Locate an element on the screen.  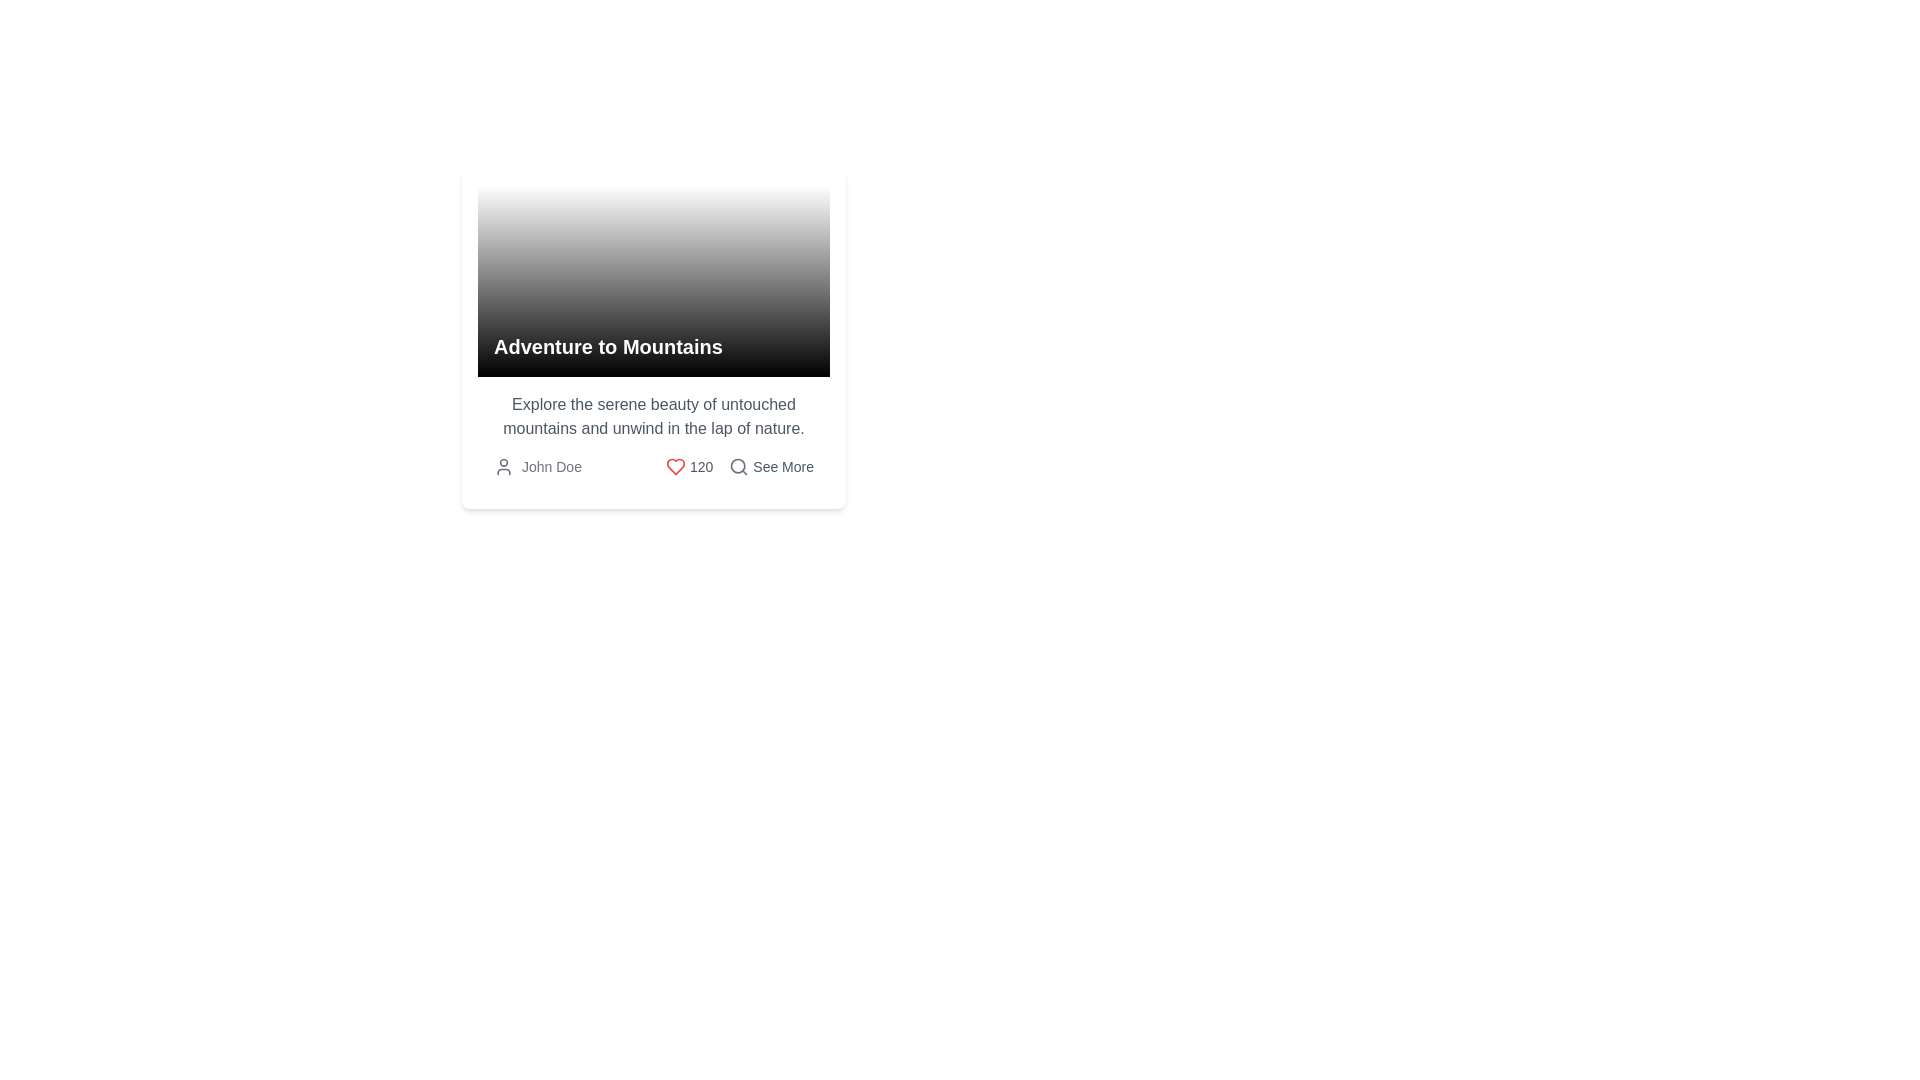
the gray magnifying glass icon located to the left of the 'See More' text in the lower section of the card is located at coordinates (738, 466).